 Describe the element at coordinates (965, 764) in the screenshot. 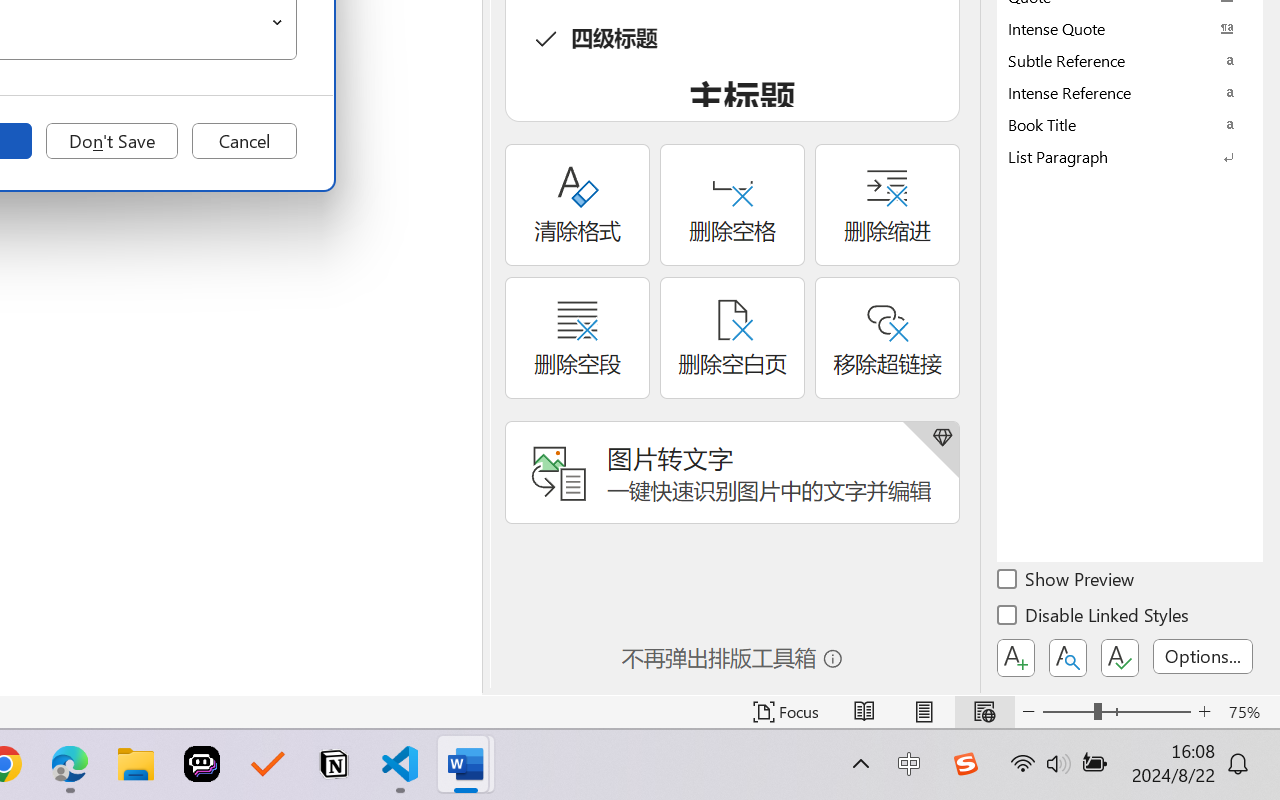

I see `'Class: Image'` at that location.